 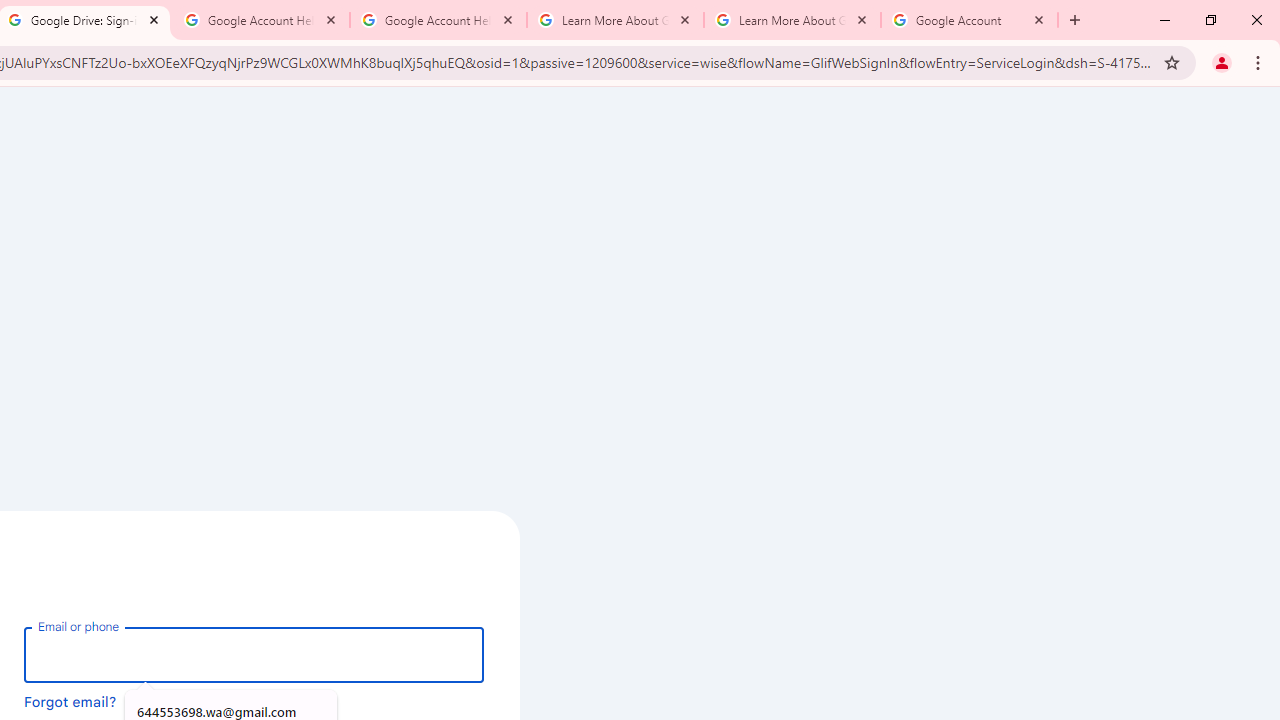 I want to click on 'Google Account', so click(x=969, y=20).